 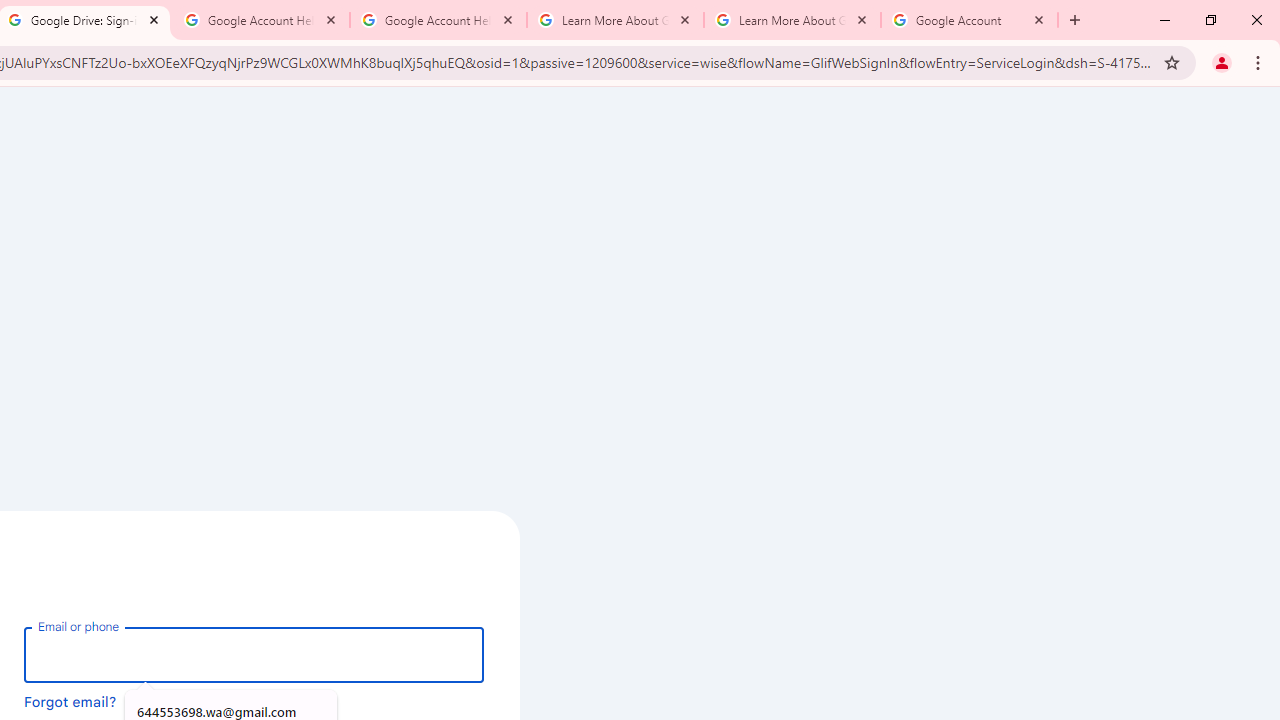 I want to click on 'Google Account', so click(x=969, y=20).